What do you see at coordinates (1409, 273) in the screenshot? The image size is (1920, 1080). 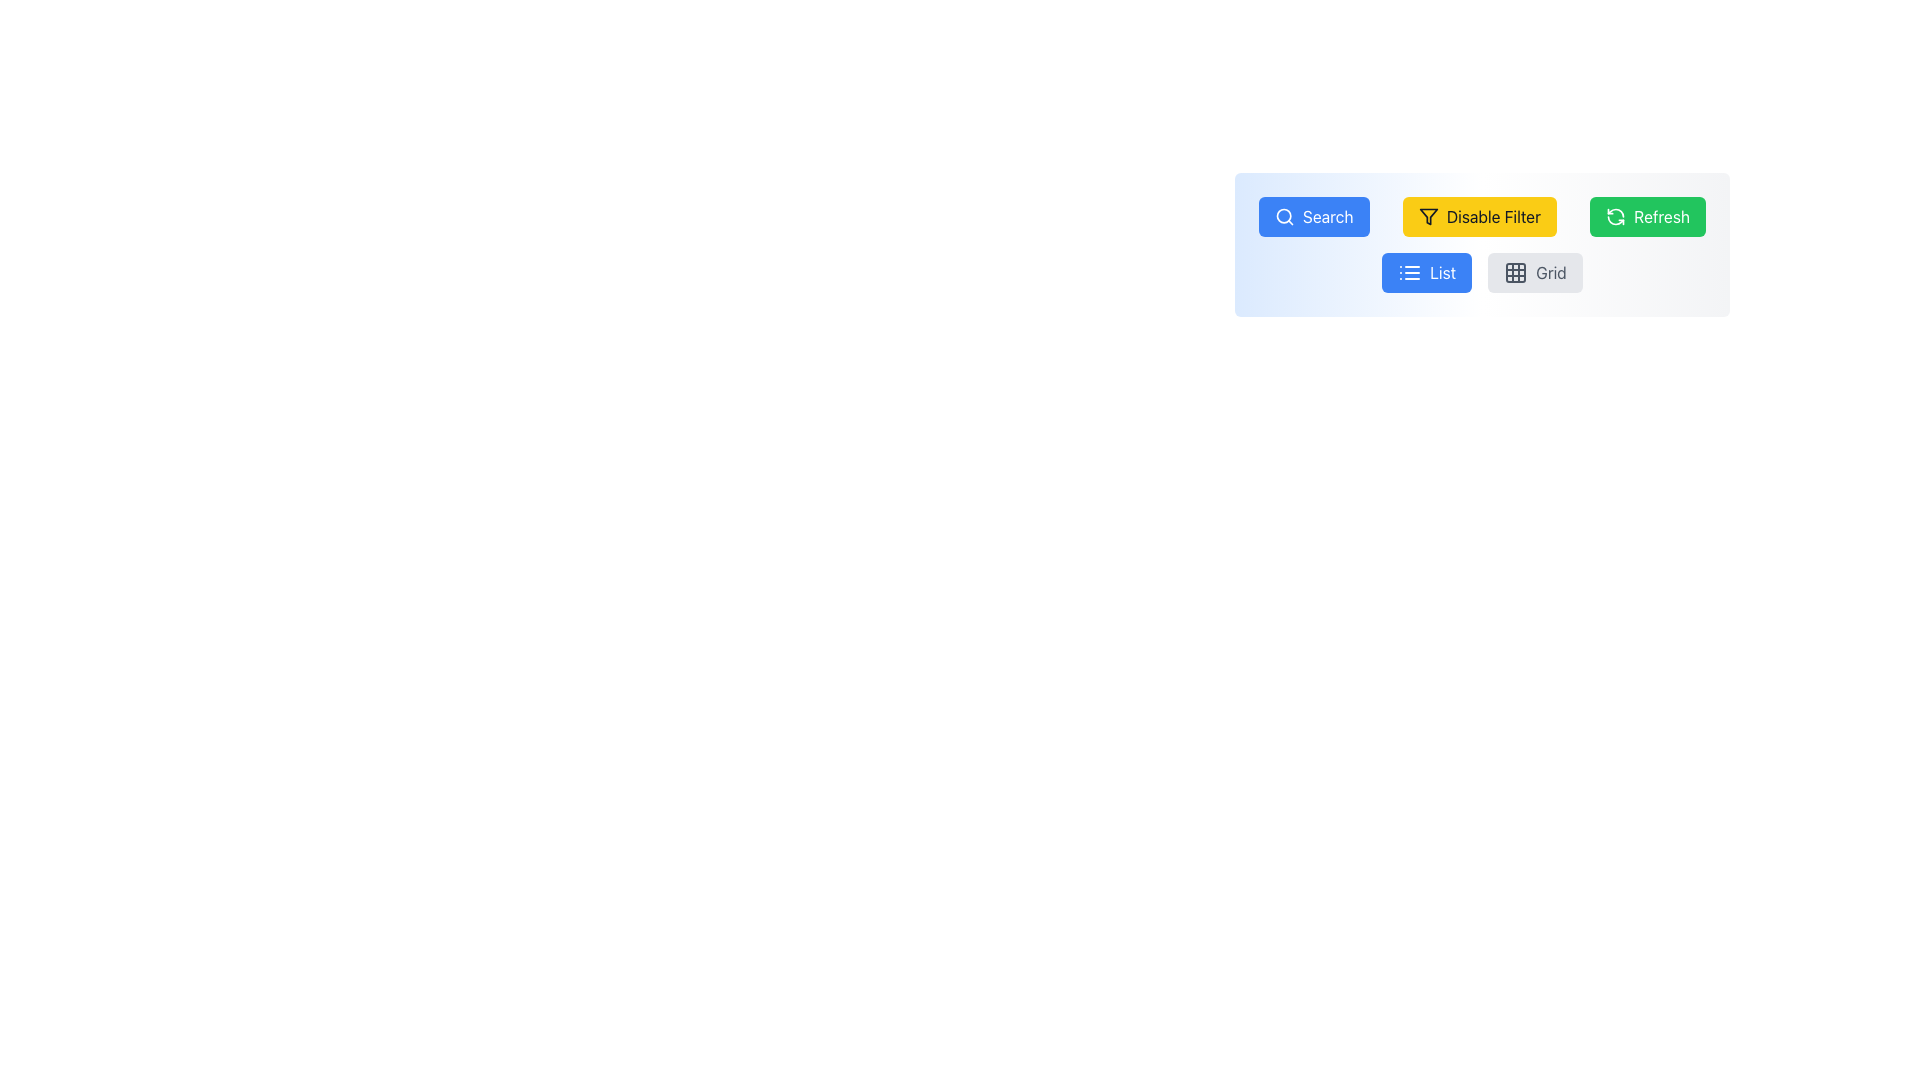 I see `the icon consisting of three horizontal lines within the button labeled 'List'` at bounding box center [1409, 273].